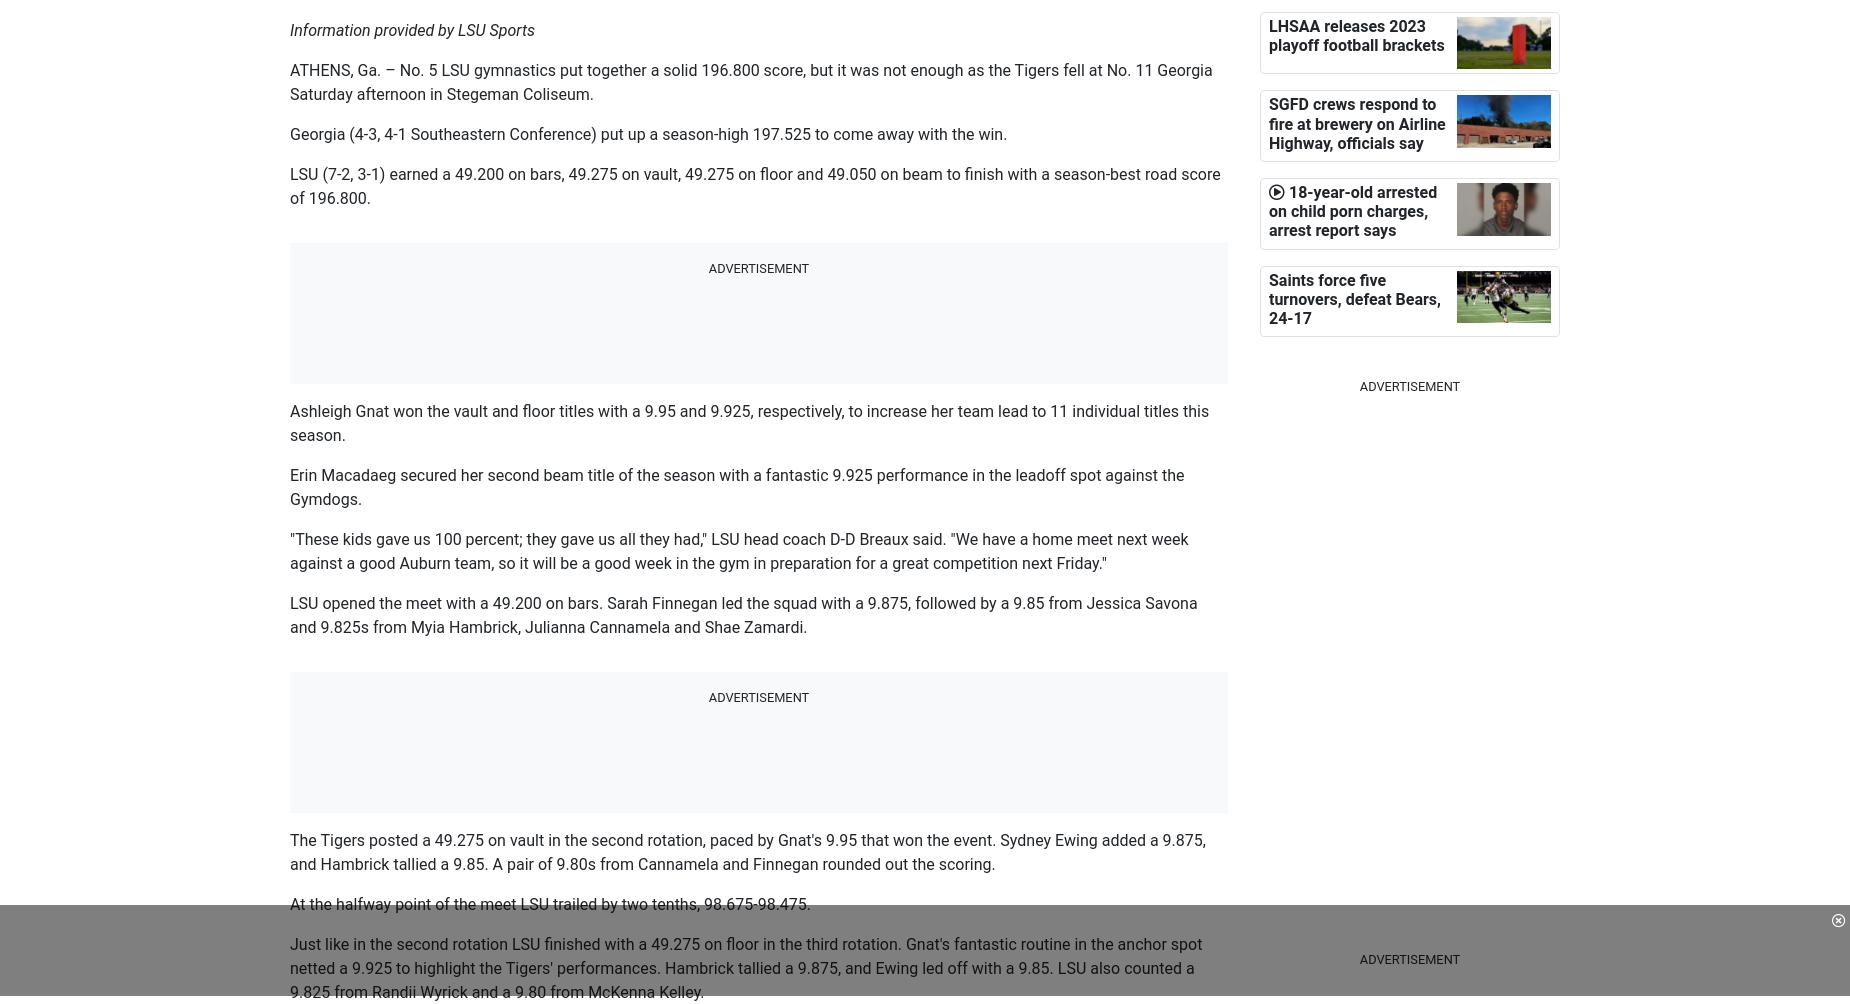 Image resolution: width=1850 pixels, height=1004 pixels. Describe the element at coordinates (1267, 123) in the screenshot. I see `'SGFD crews respond to fire at brewery on Airline Highway, officials say'` at that location.